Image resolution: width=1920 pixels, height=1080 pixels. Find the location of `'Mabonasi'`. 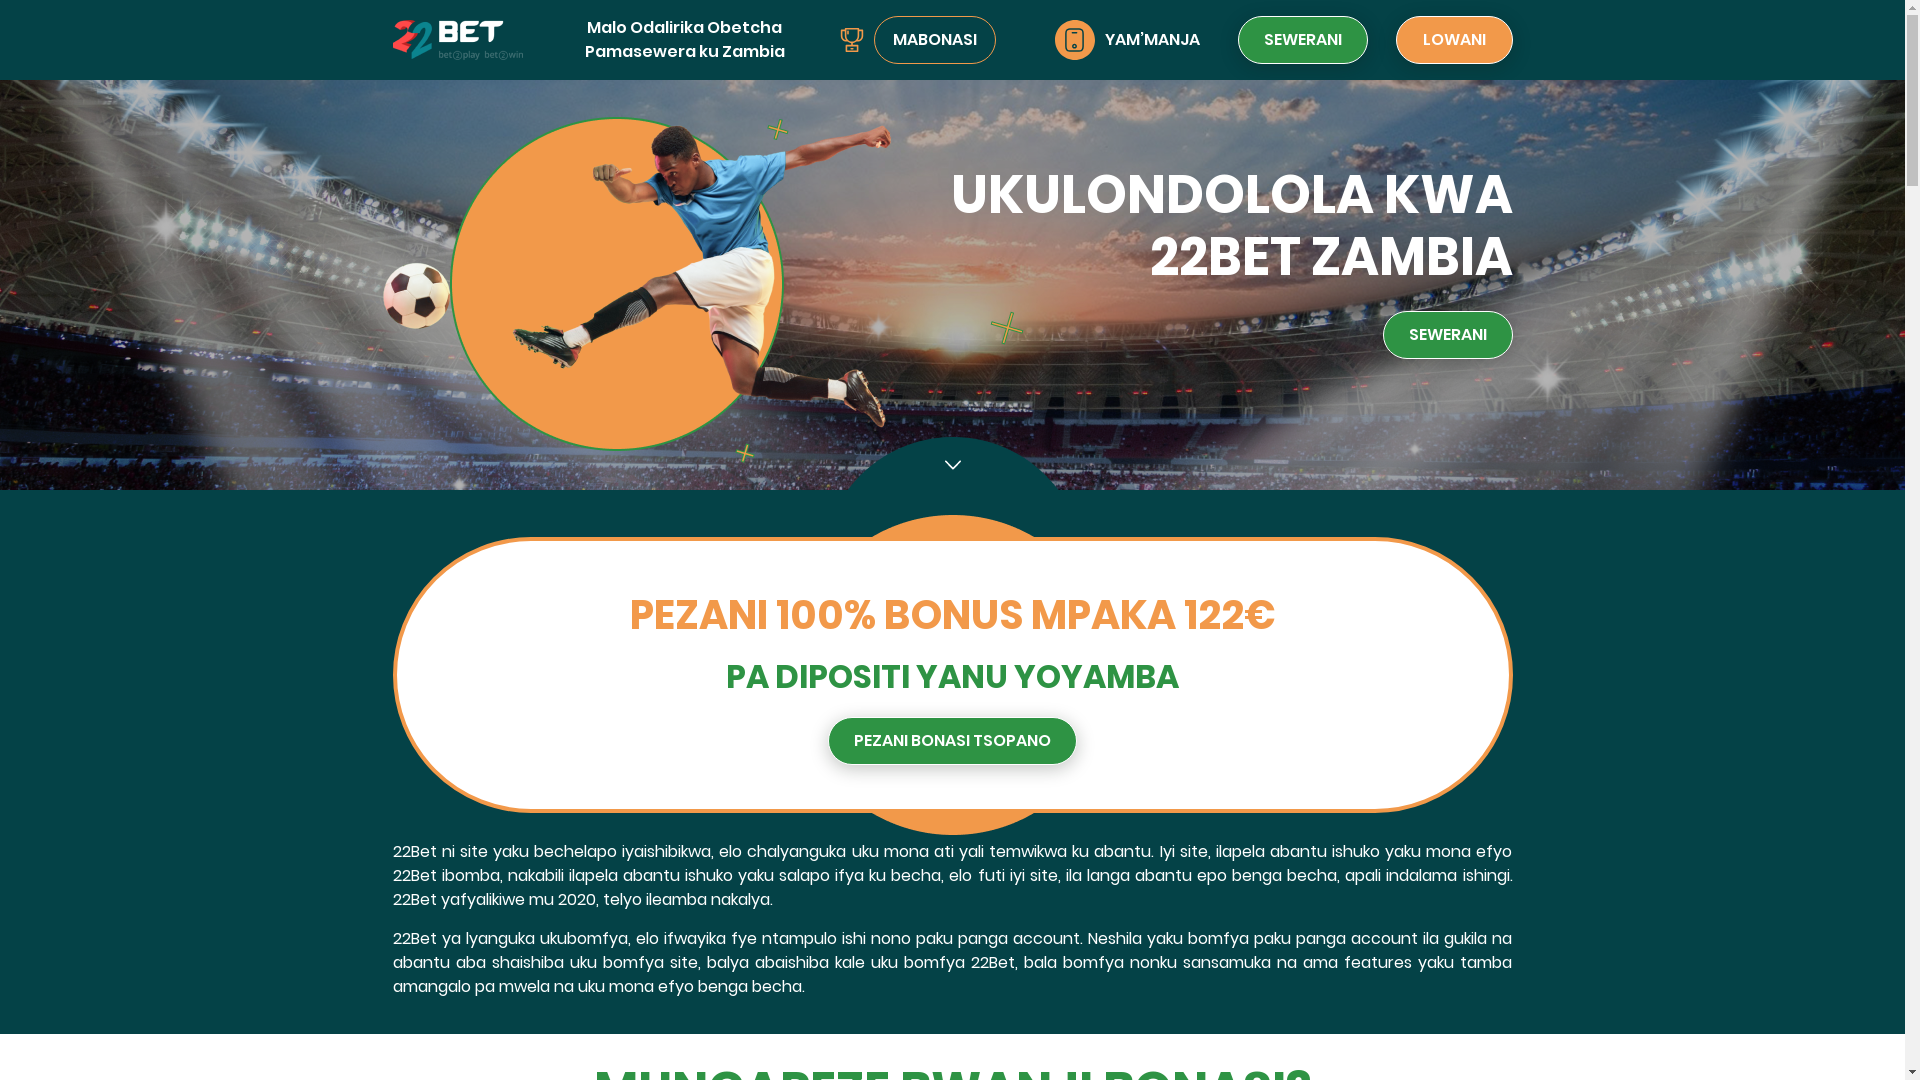

'Mabonasi' is located at coordinates (851, 39).